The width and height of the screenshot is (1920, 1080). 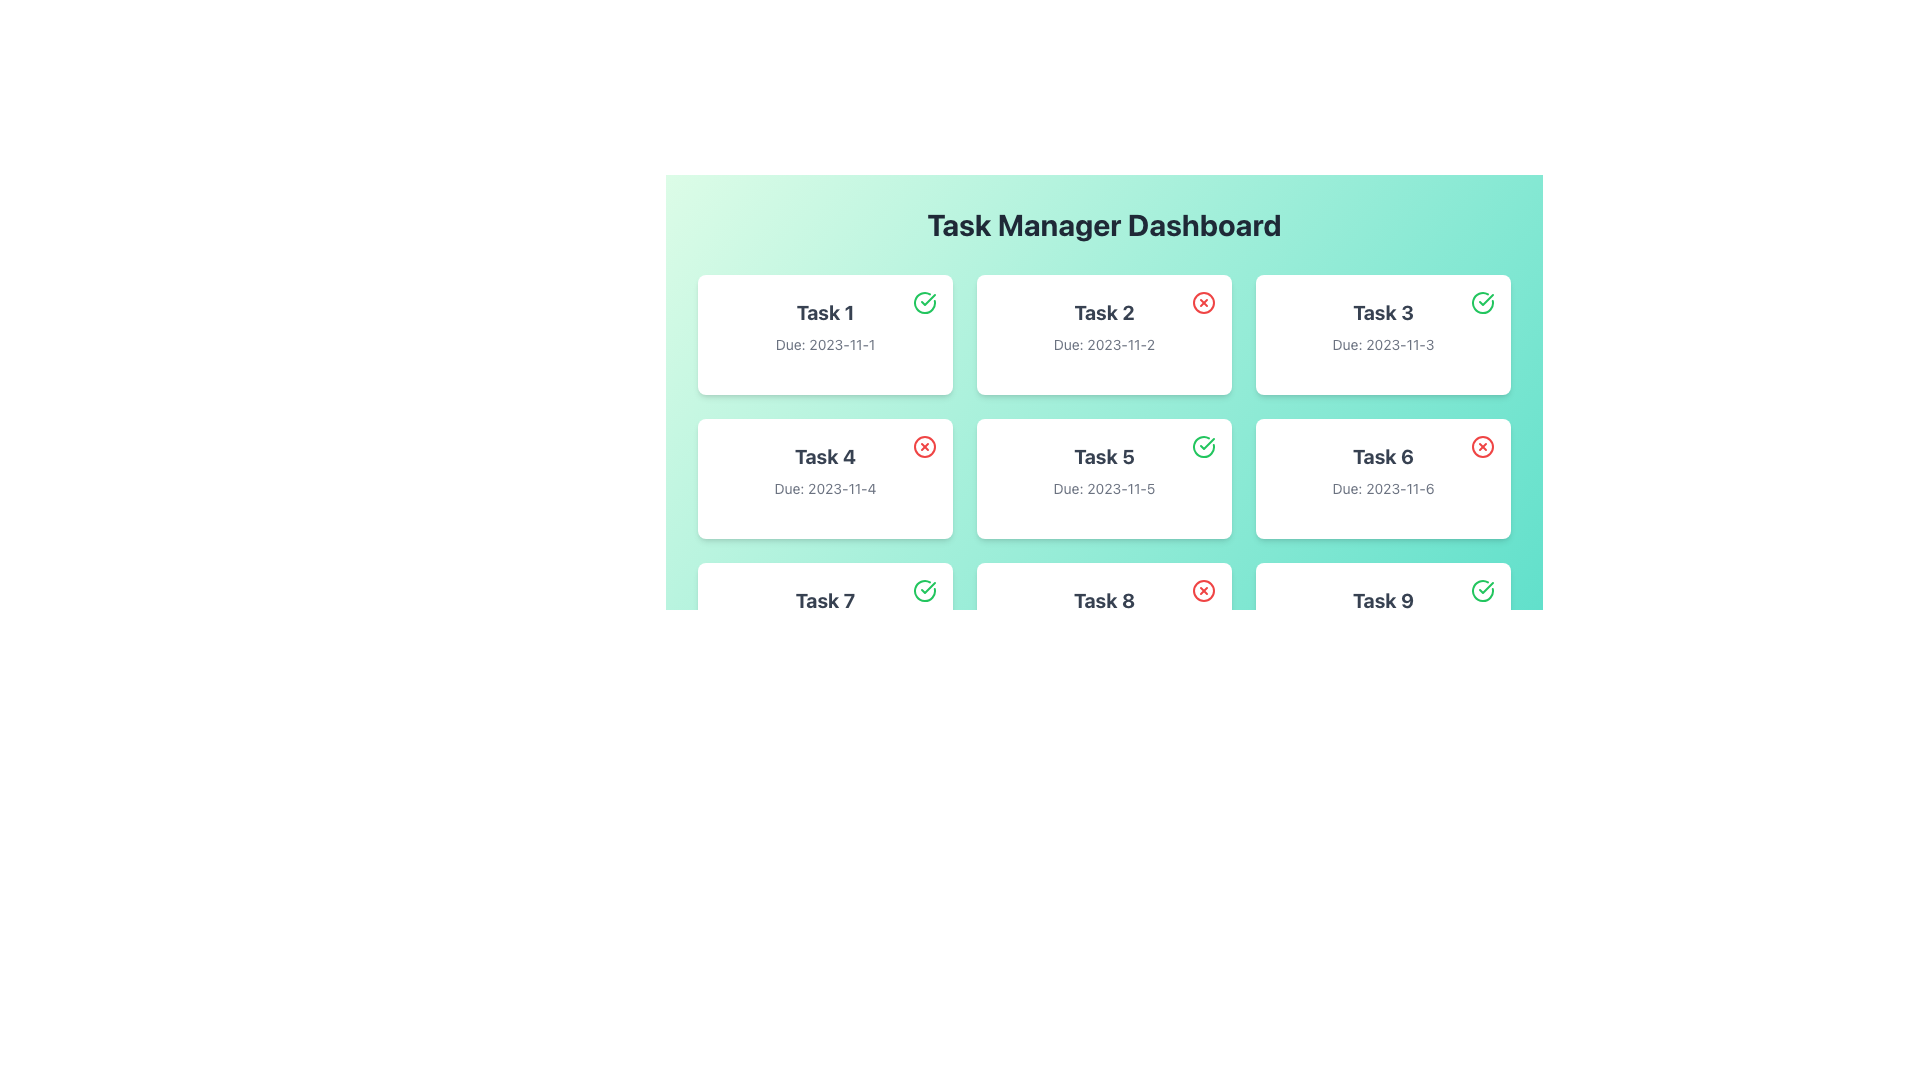 What do you see at coordinates (1483, 303) in the screenshot?
I see `the completion icon located in the top-right corner of the 'Task 3' card` at bounding box center [1483, 303].